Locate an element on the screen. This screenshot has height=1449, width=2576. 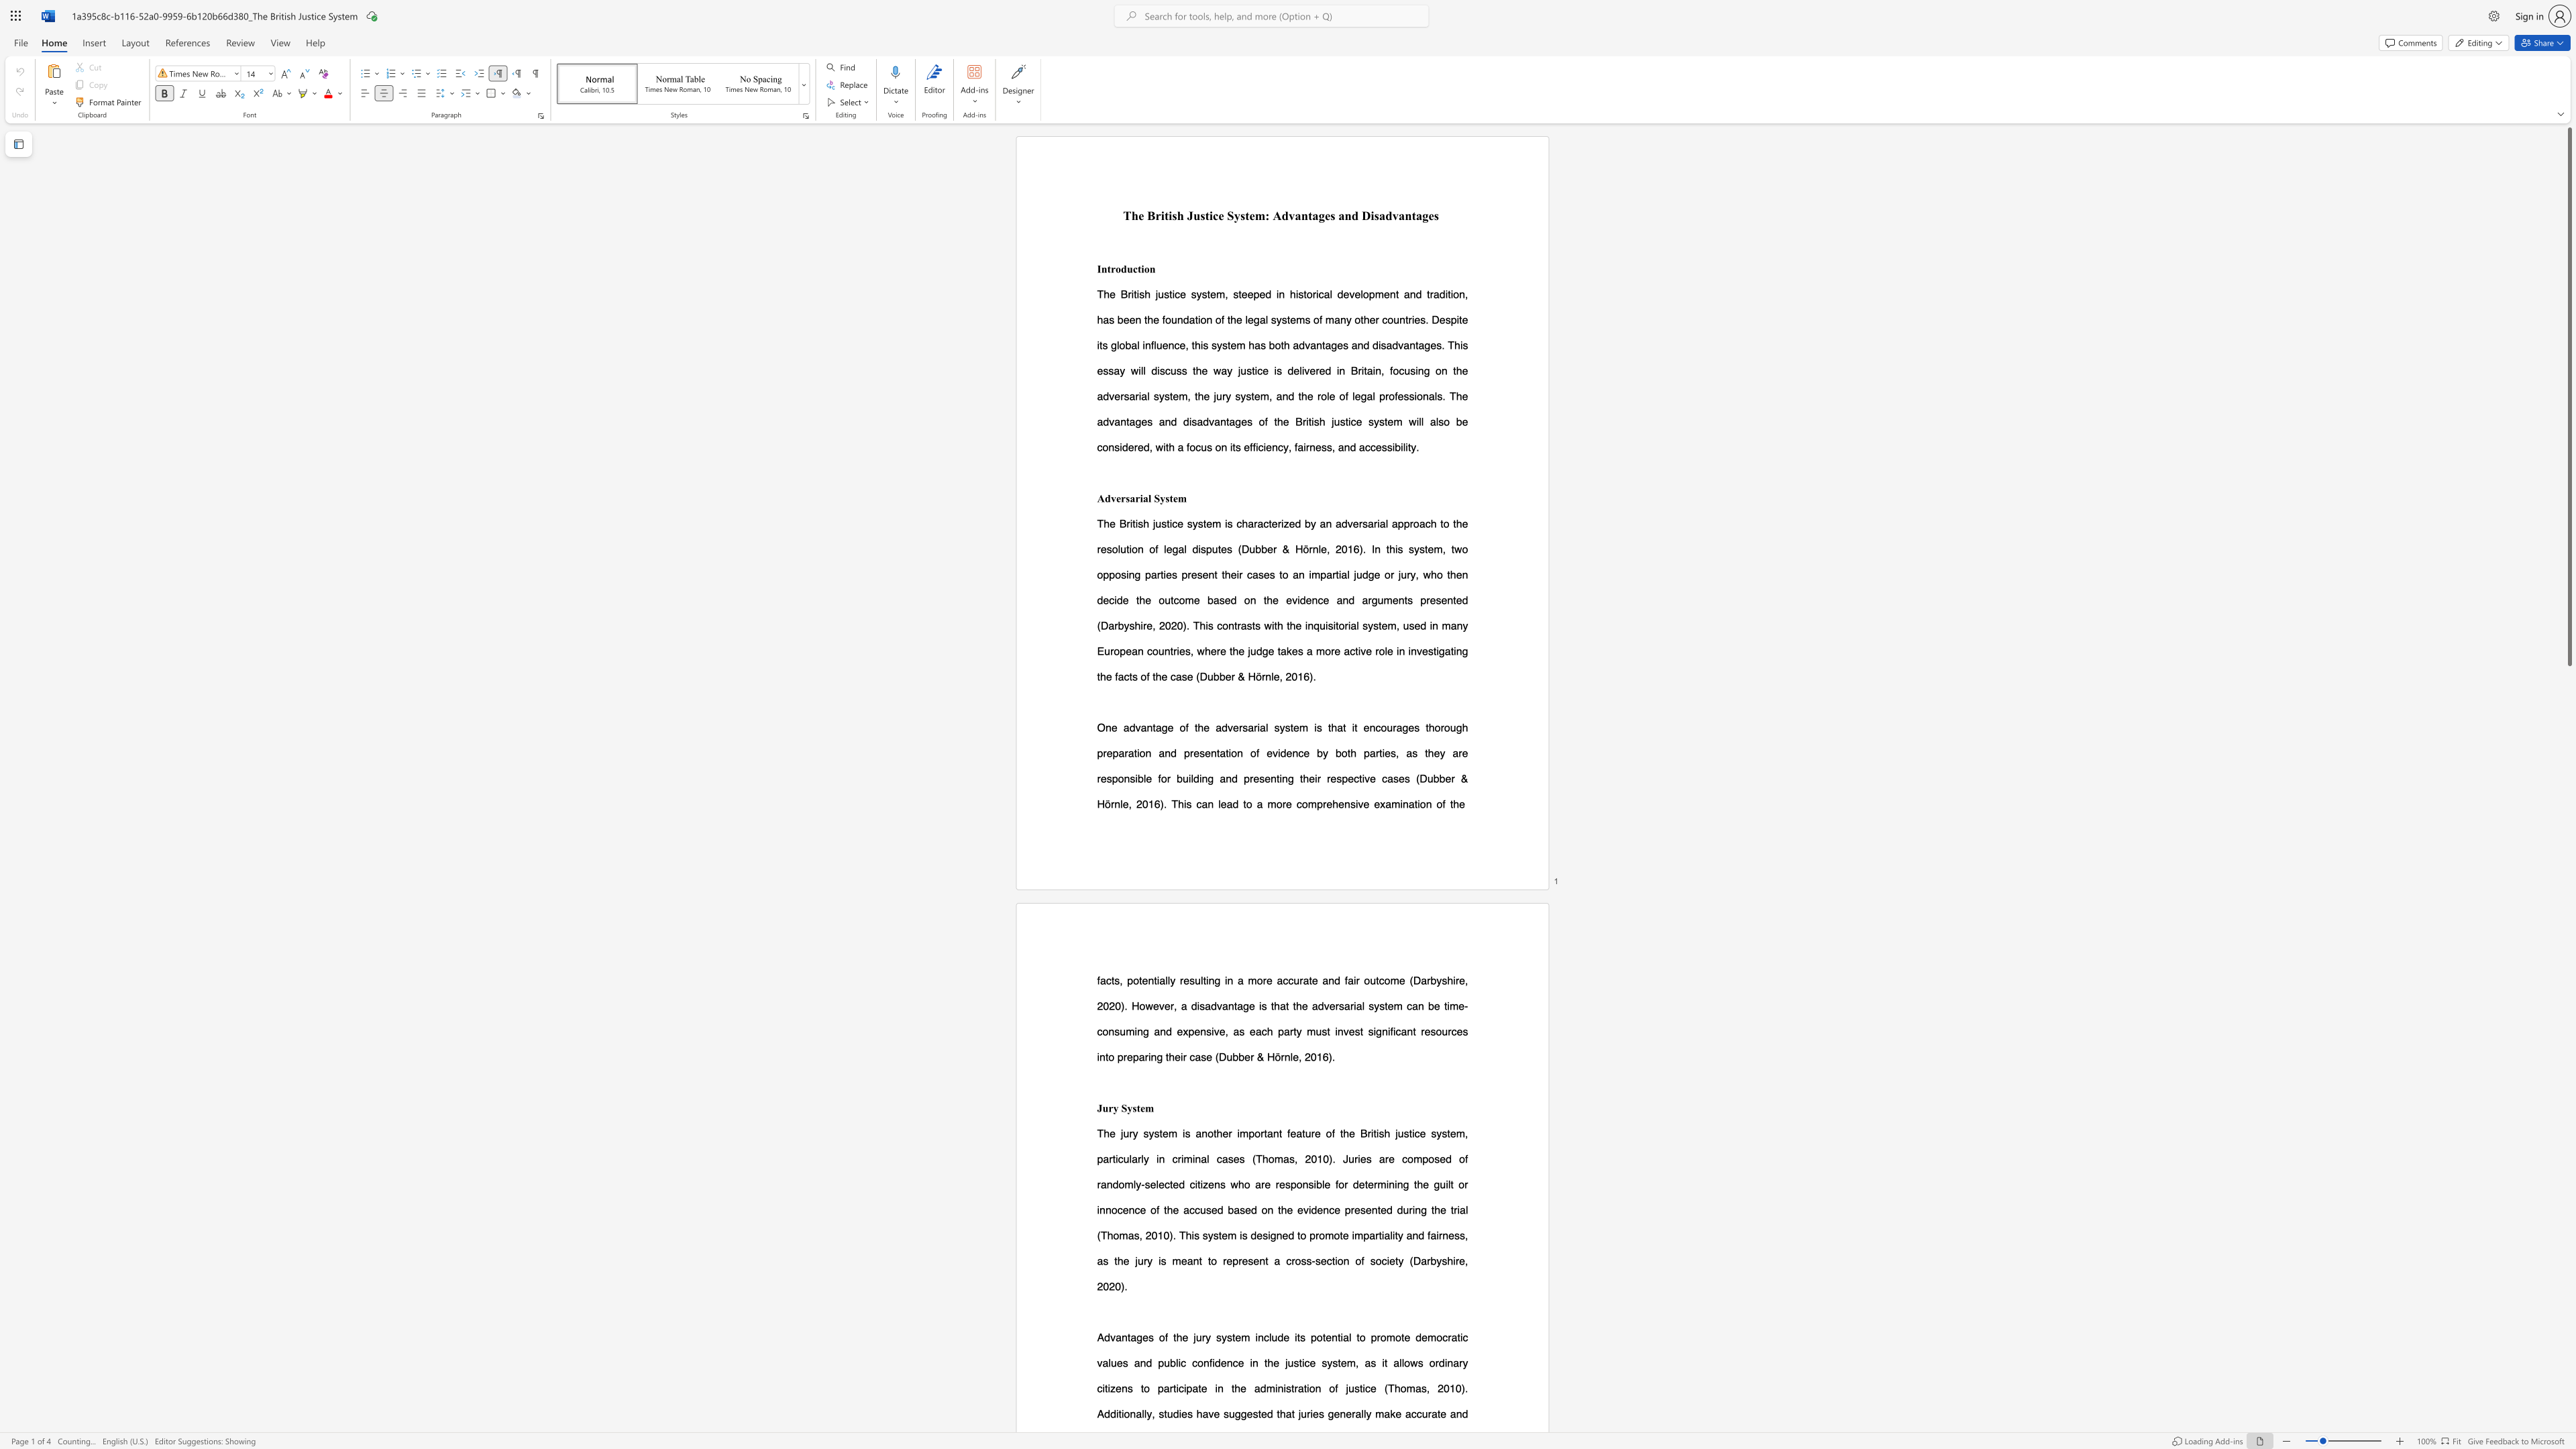
the scrollbar on the side is located at coordinates (2568, 957).